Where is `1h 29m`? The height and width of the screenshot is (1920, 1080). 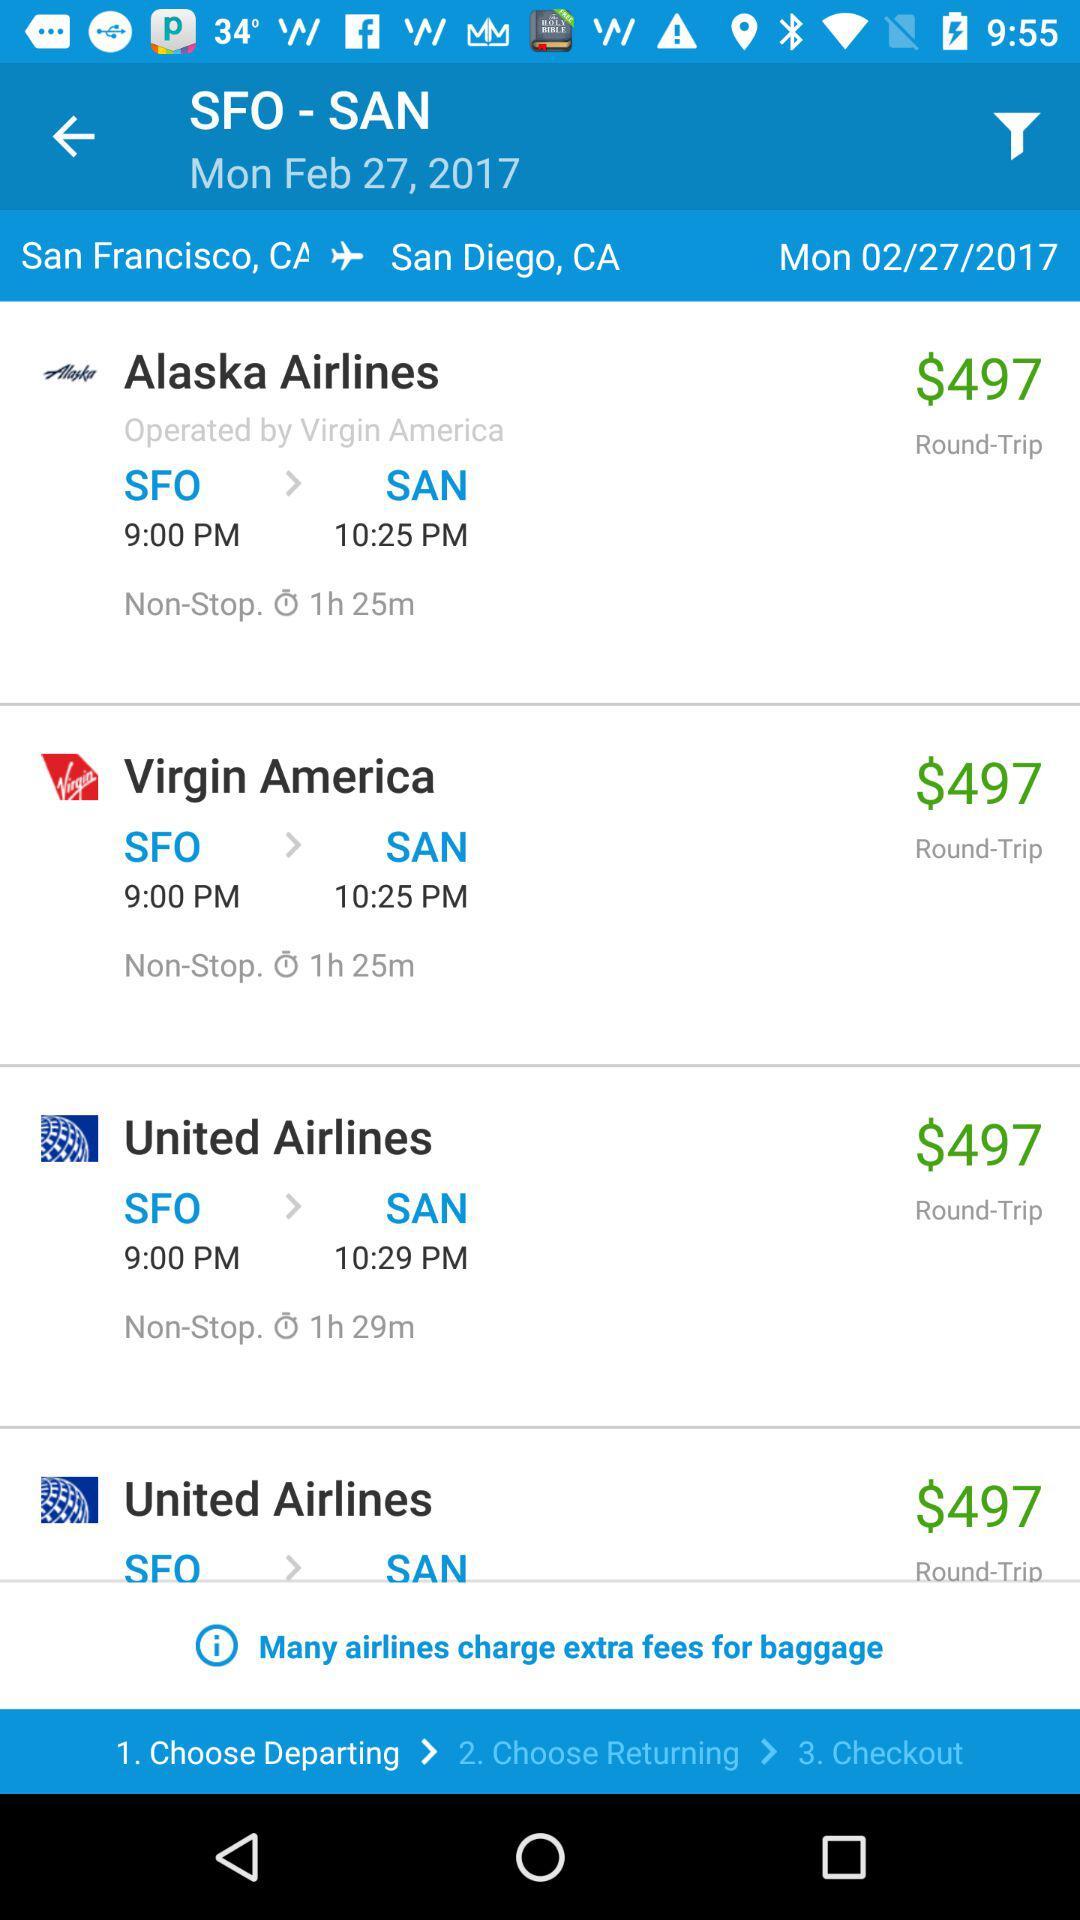
1h 29m is located at coordinates (342, 1325).